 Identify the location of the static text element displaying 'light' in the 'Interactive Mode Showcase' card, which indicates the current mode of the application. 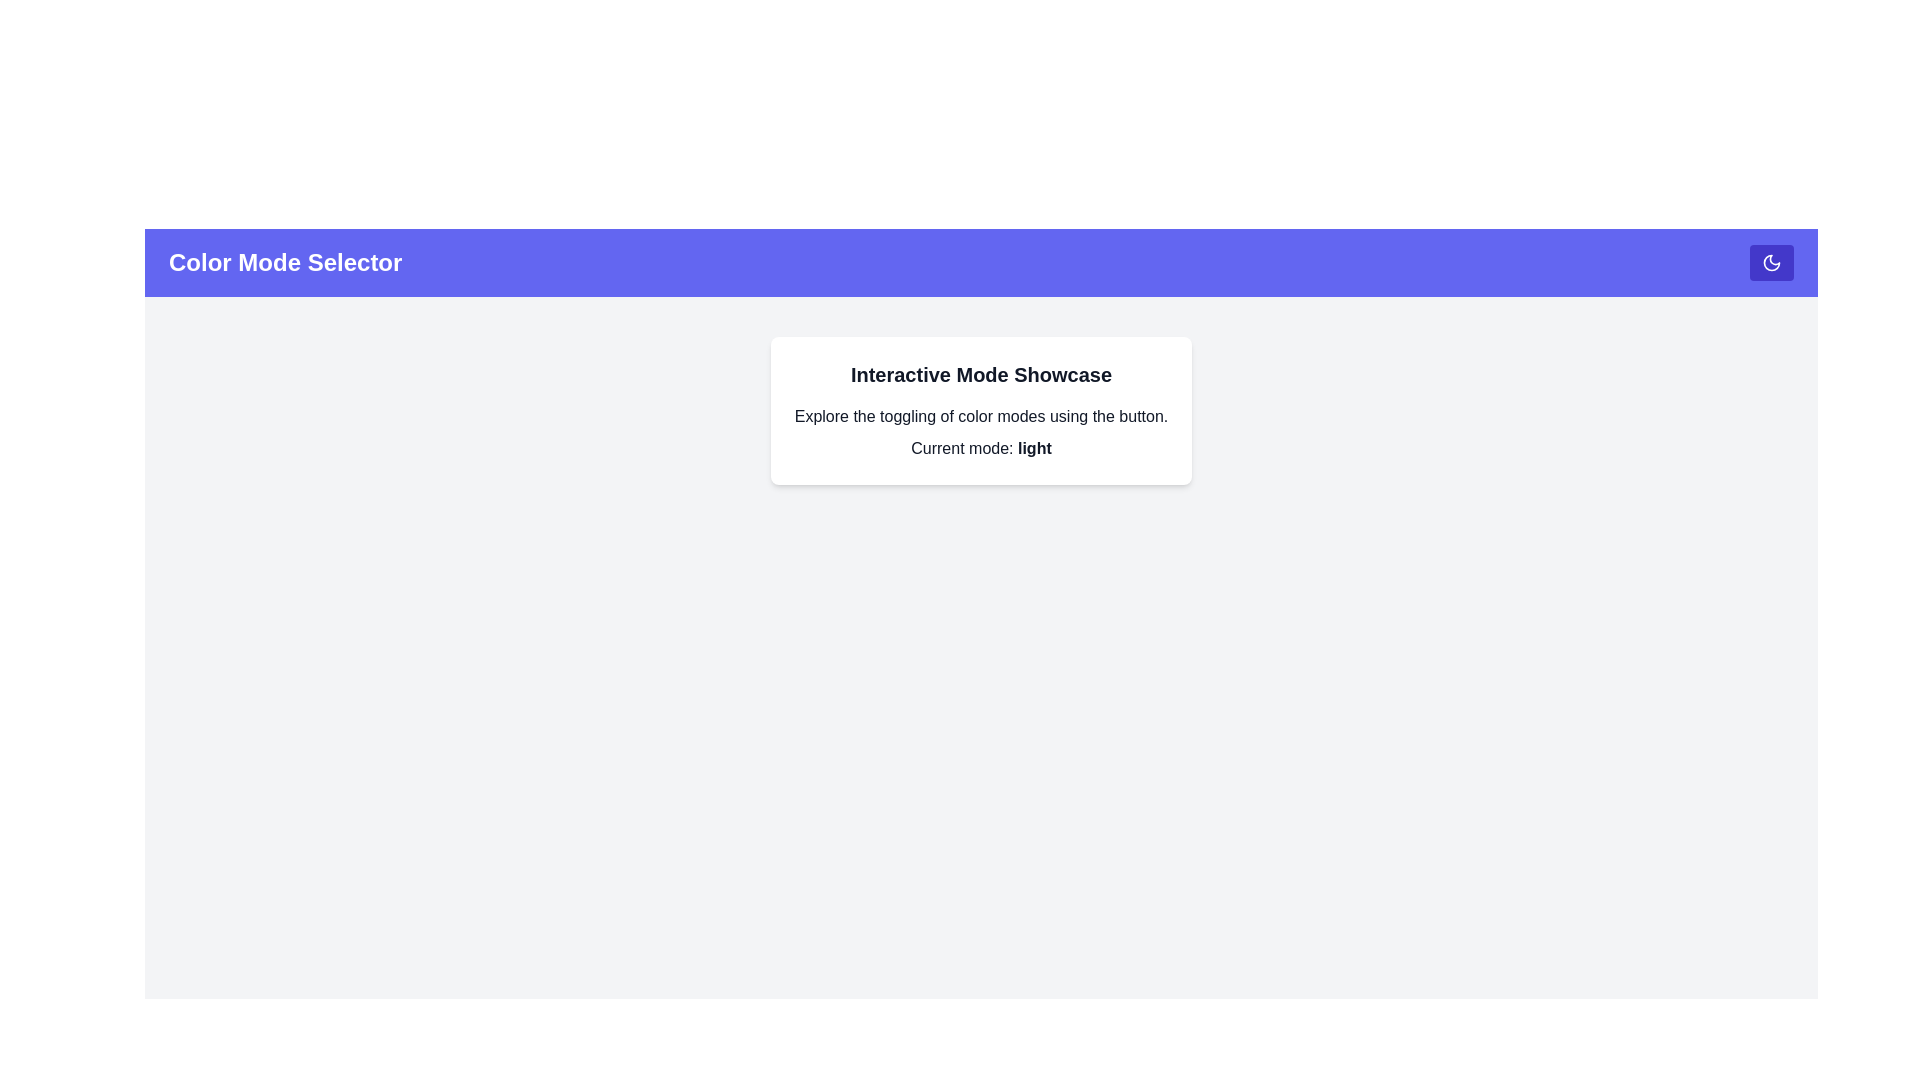
(1034, 447).